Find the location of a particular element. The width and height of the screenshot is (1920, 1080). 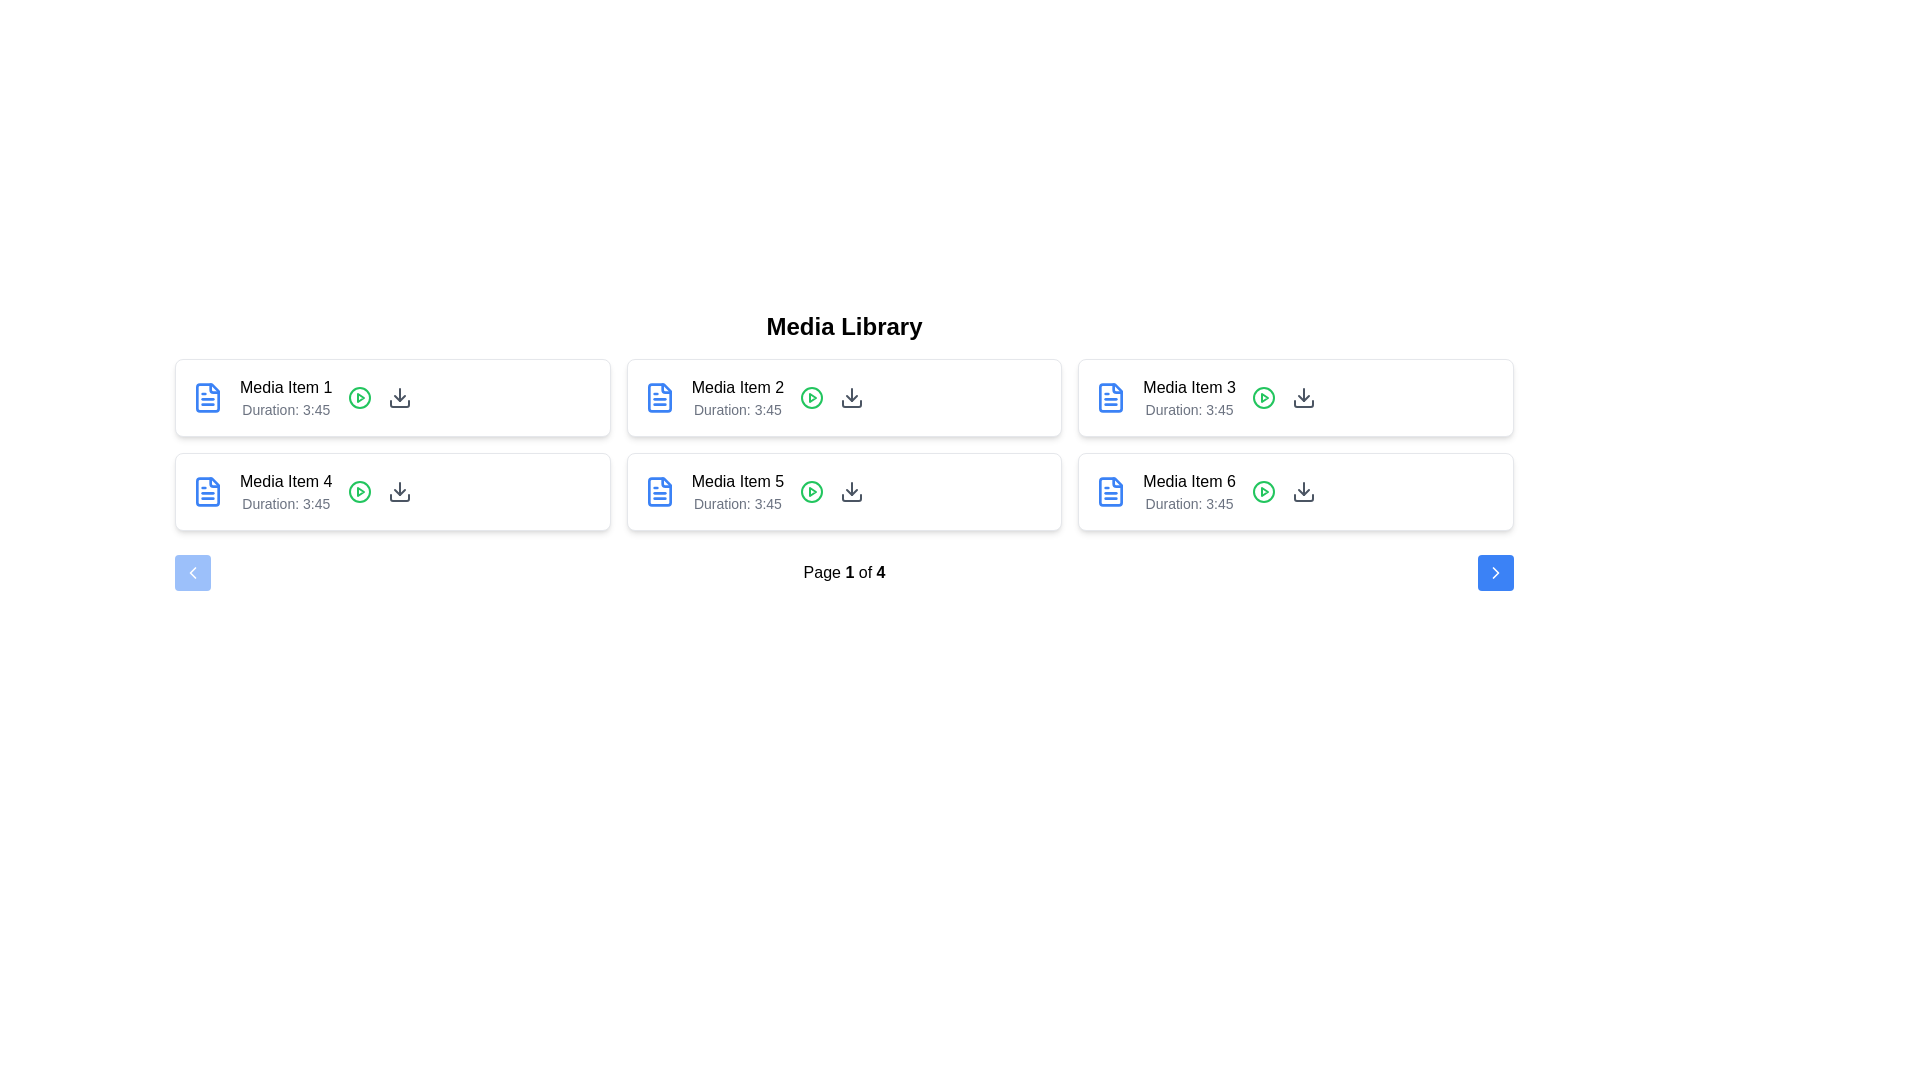

the file or document icon in the top-left corner of the card labeled 'Media Item 6' in the media library interface is located at coordinates (1110, 492).